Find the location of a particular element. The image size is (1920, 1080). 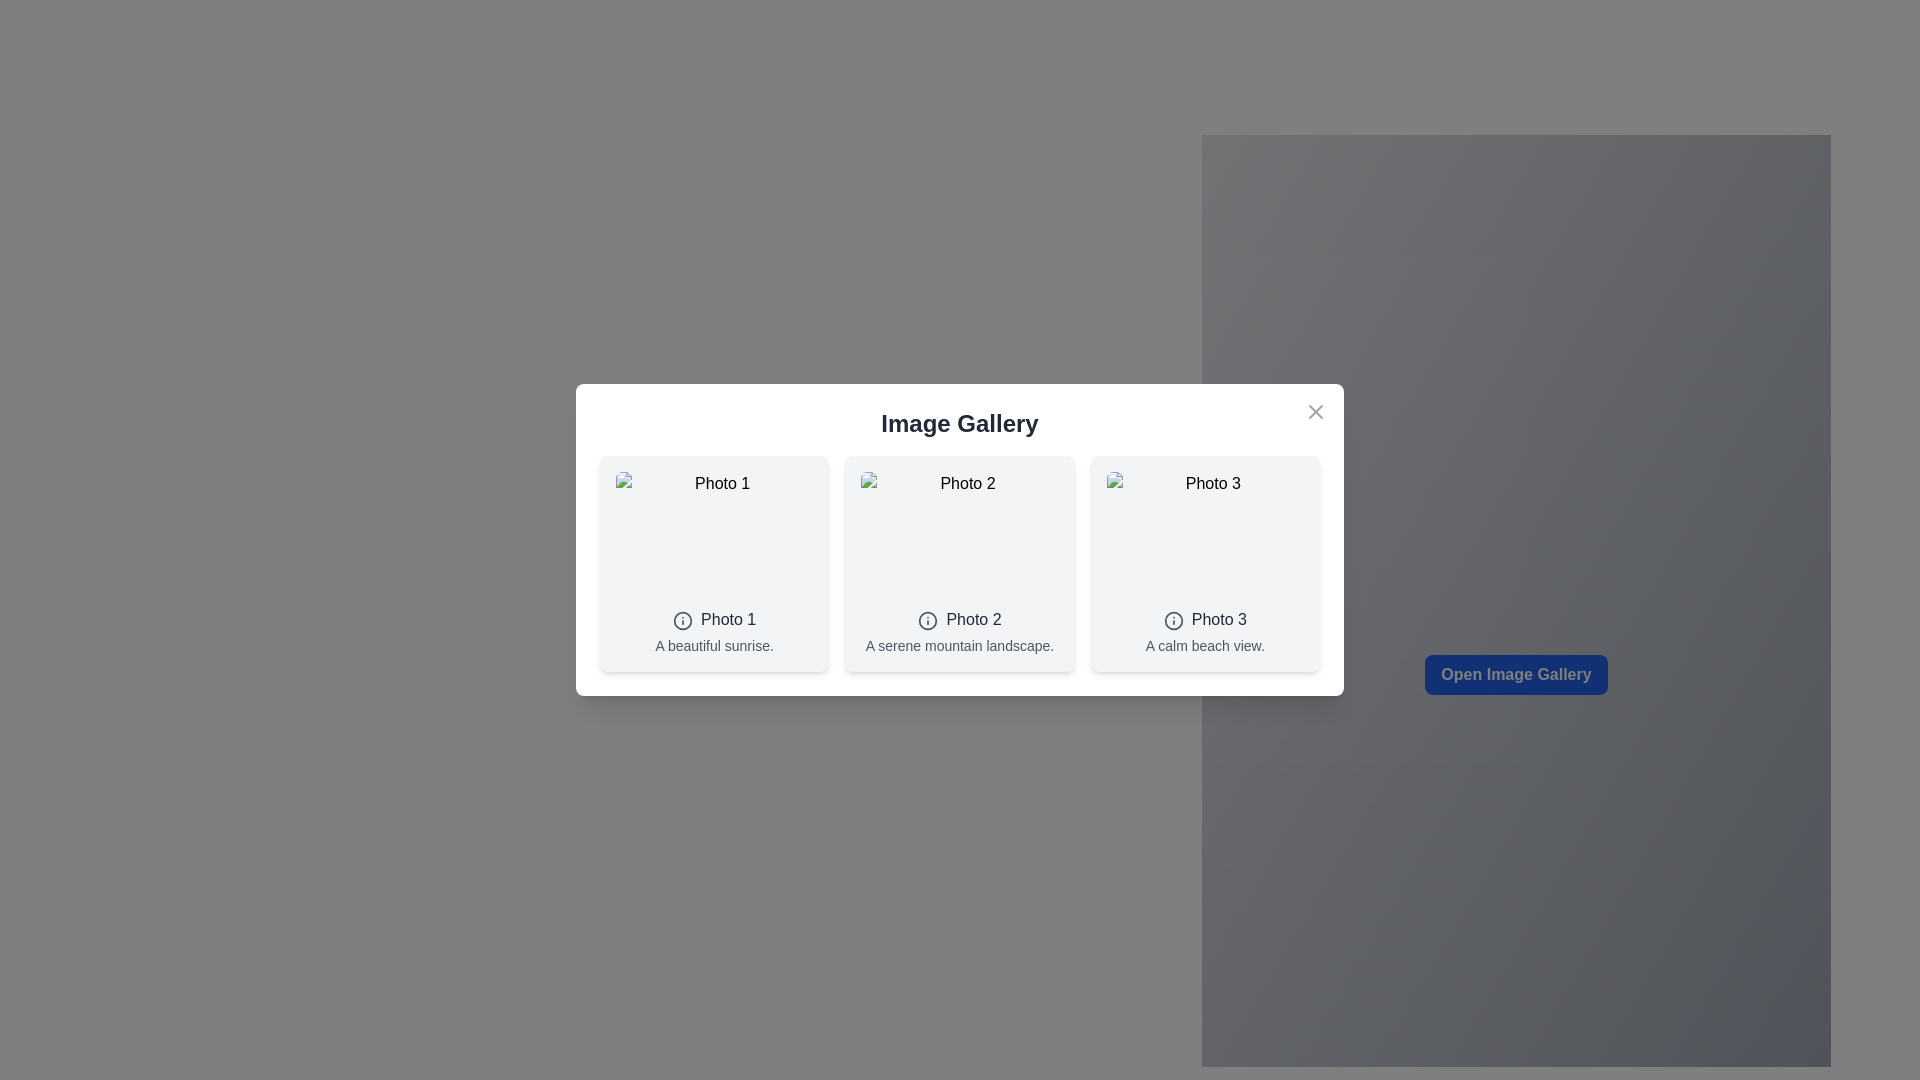

the small, cross-shaped icon in the upper-right corner of the 'Image Gallery' modal is located at coordinates (1315, 411).